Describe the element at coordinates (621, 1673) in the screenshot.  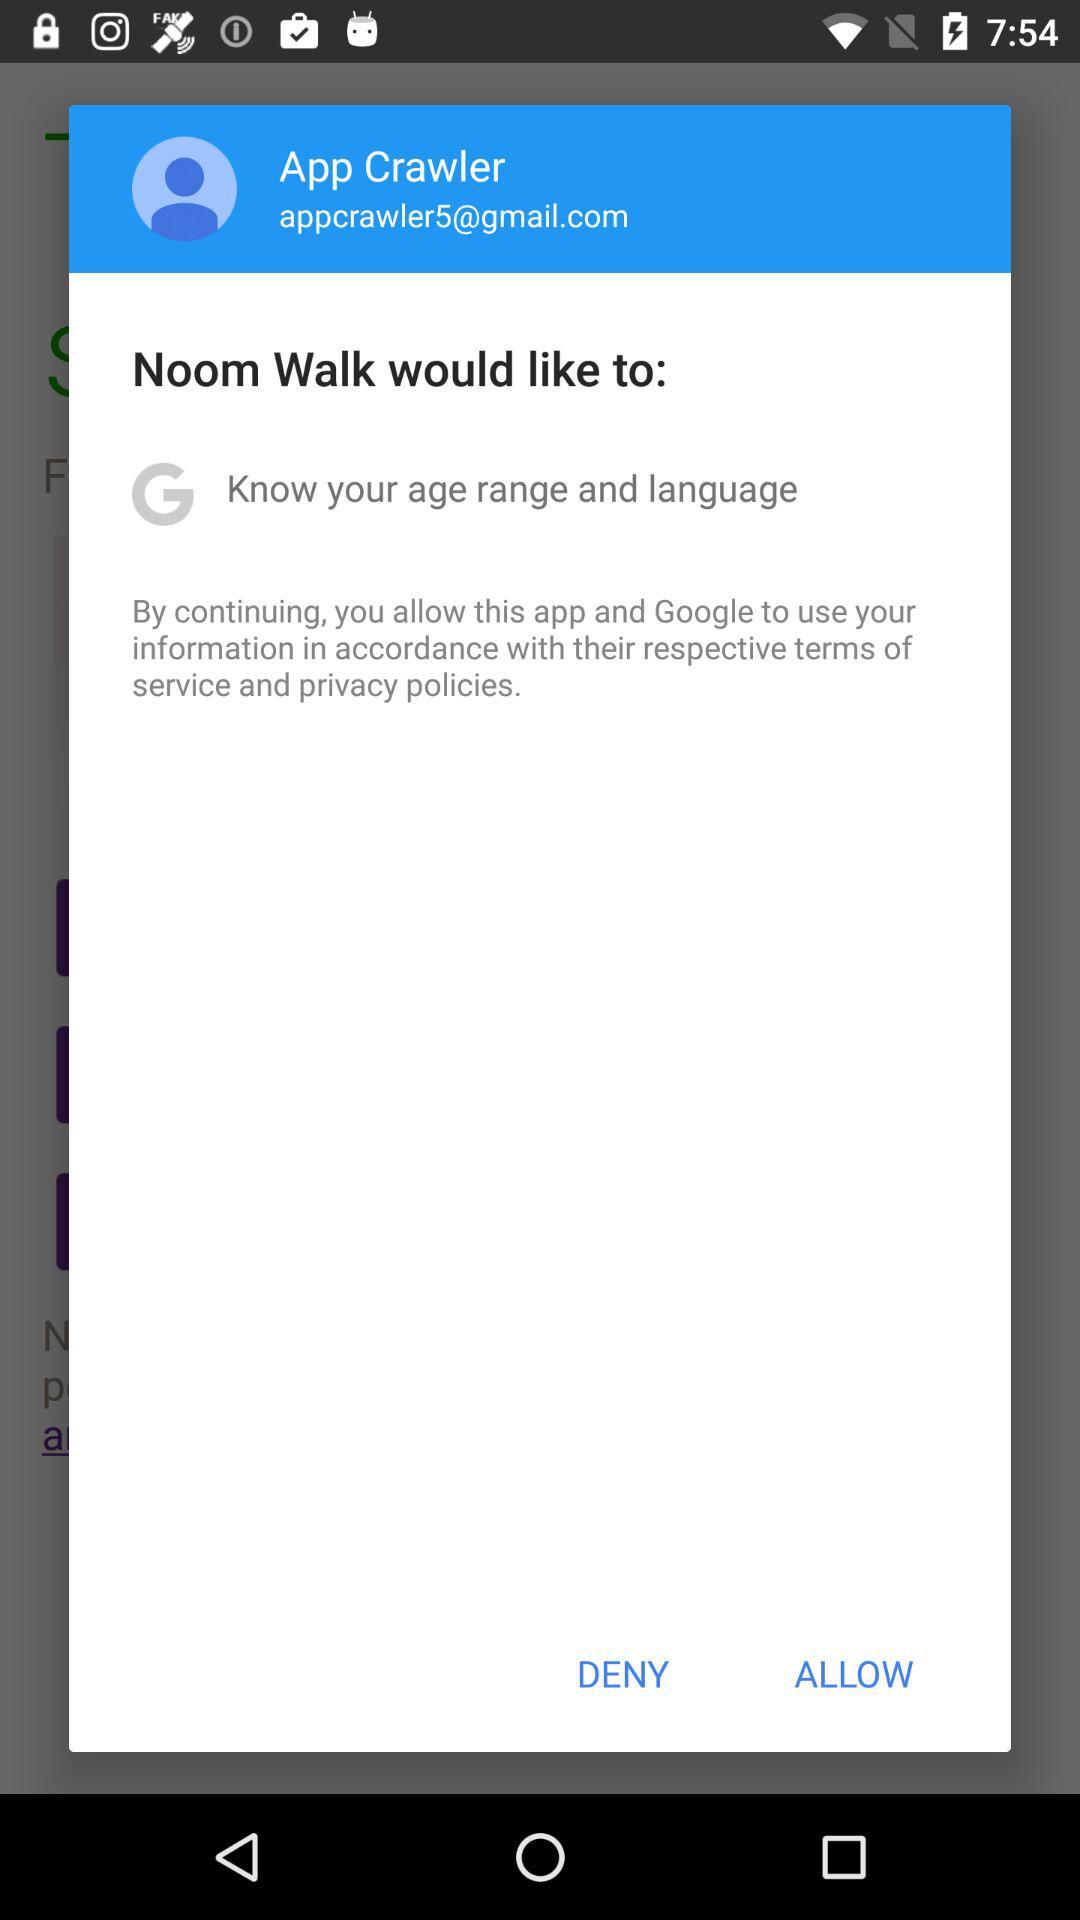
I see `the item to the left of allow` at that location.